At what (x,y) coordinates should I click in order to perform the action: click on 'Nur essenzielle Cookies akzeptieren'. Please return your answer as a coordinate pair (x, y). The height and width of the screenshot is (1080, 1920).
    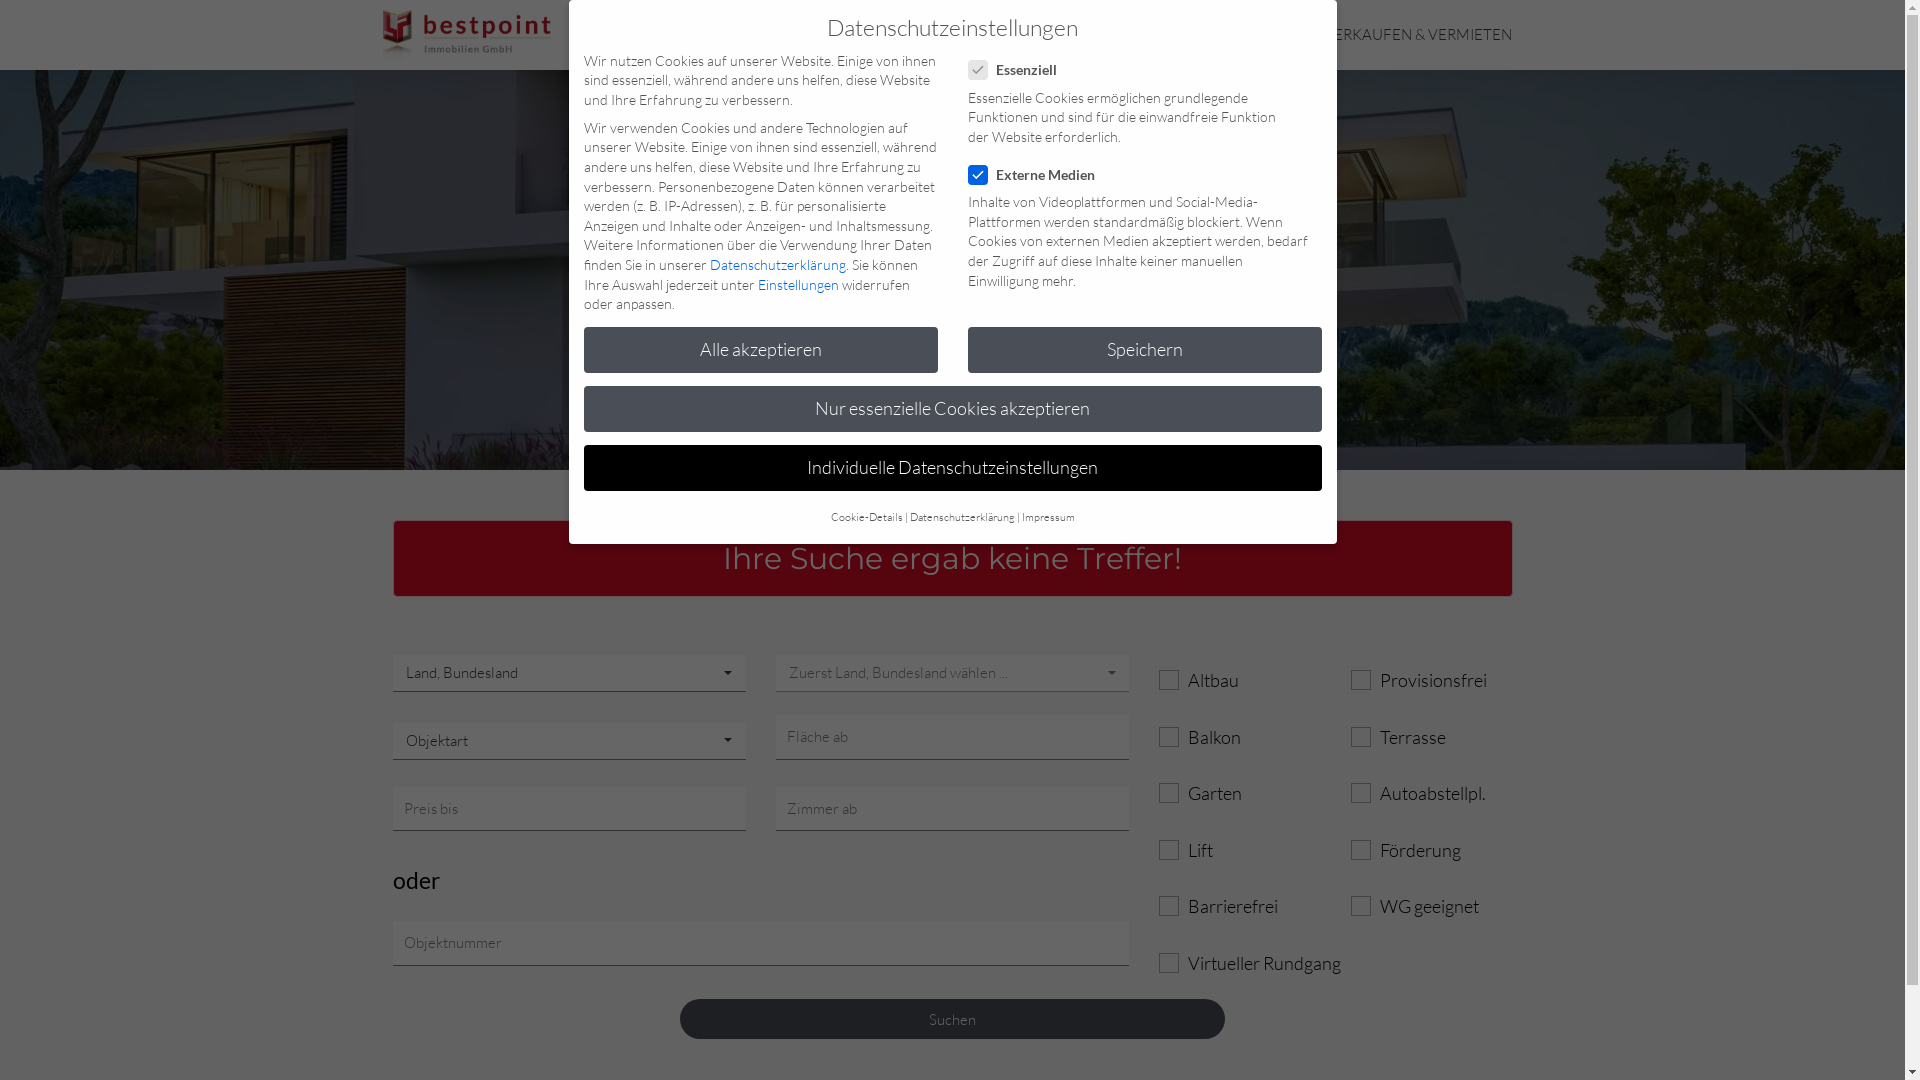
    Looking at the image, I should click on (952, 407).